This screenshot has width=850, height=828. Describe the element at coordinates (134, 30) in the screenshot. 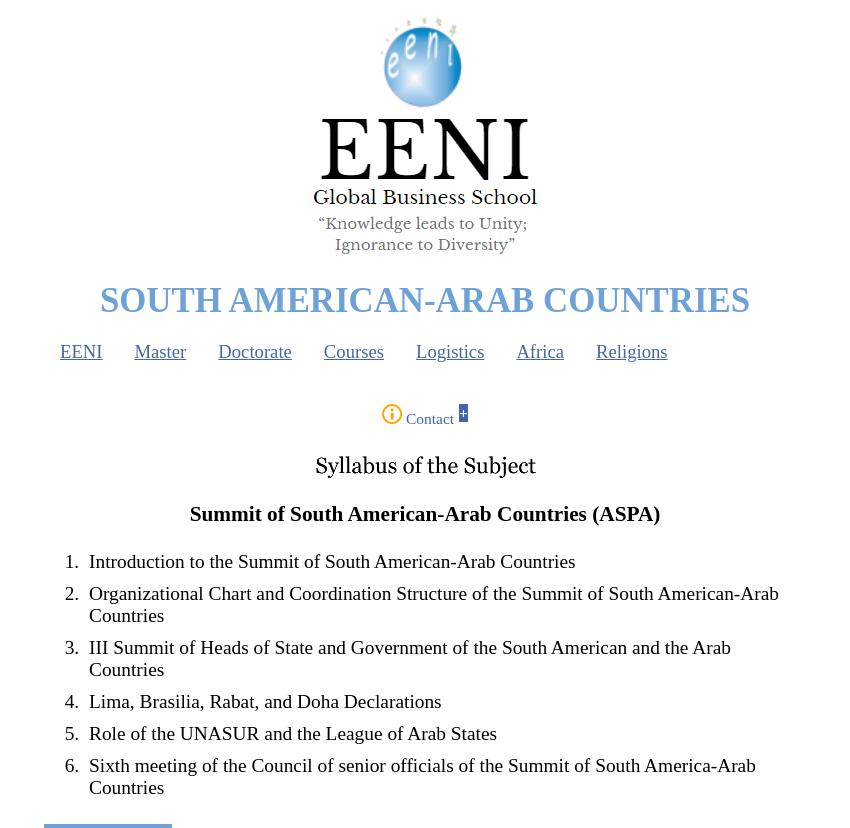

I see `'Find / Buscar / Chercher'` at that location.